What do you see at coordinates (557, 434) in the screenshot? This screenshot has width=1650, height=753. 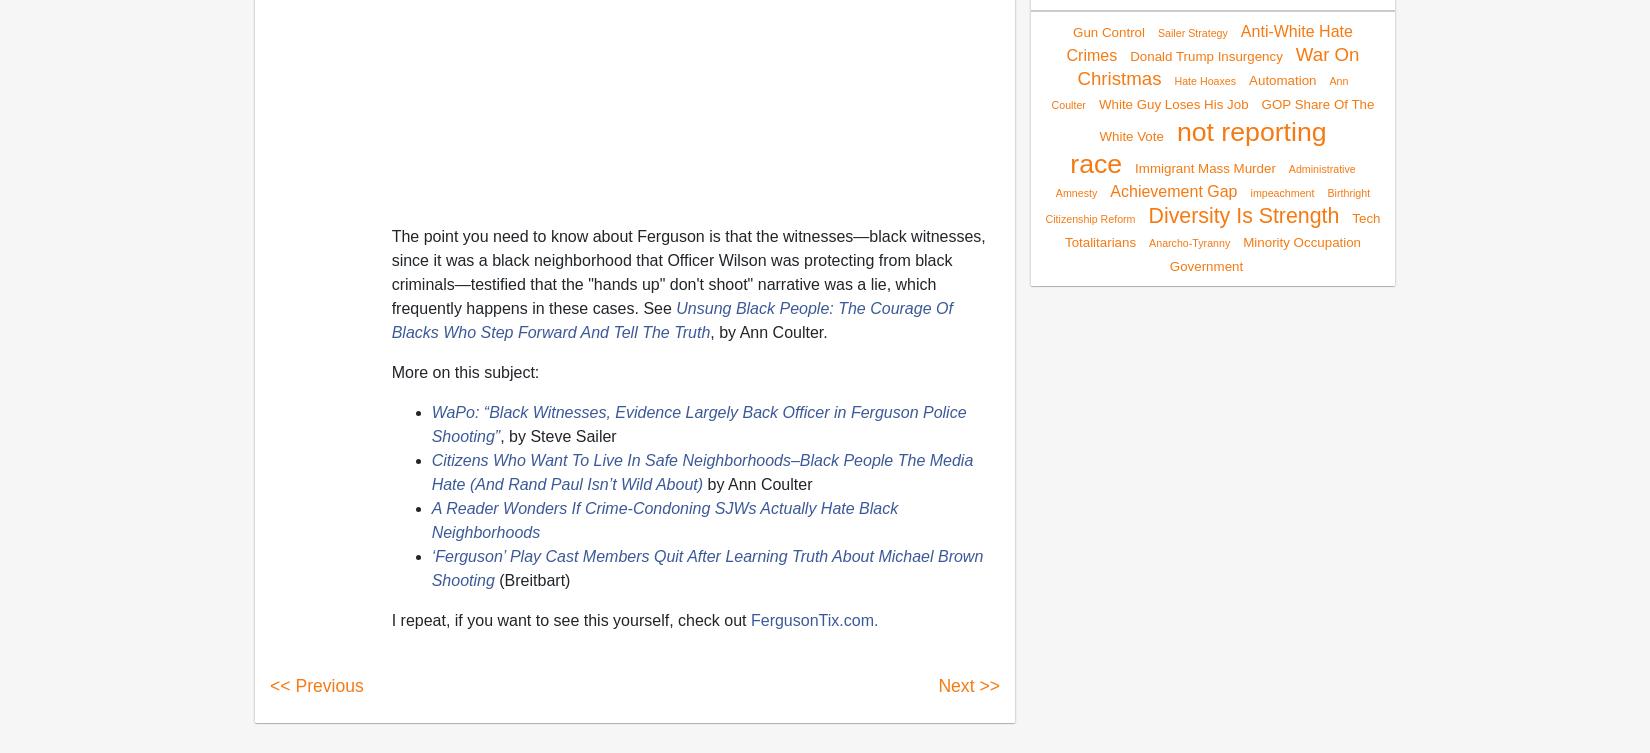 I see `', by Steve Sailer'` at bounding box center [557, 434].